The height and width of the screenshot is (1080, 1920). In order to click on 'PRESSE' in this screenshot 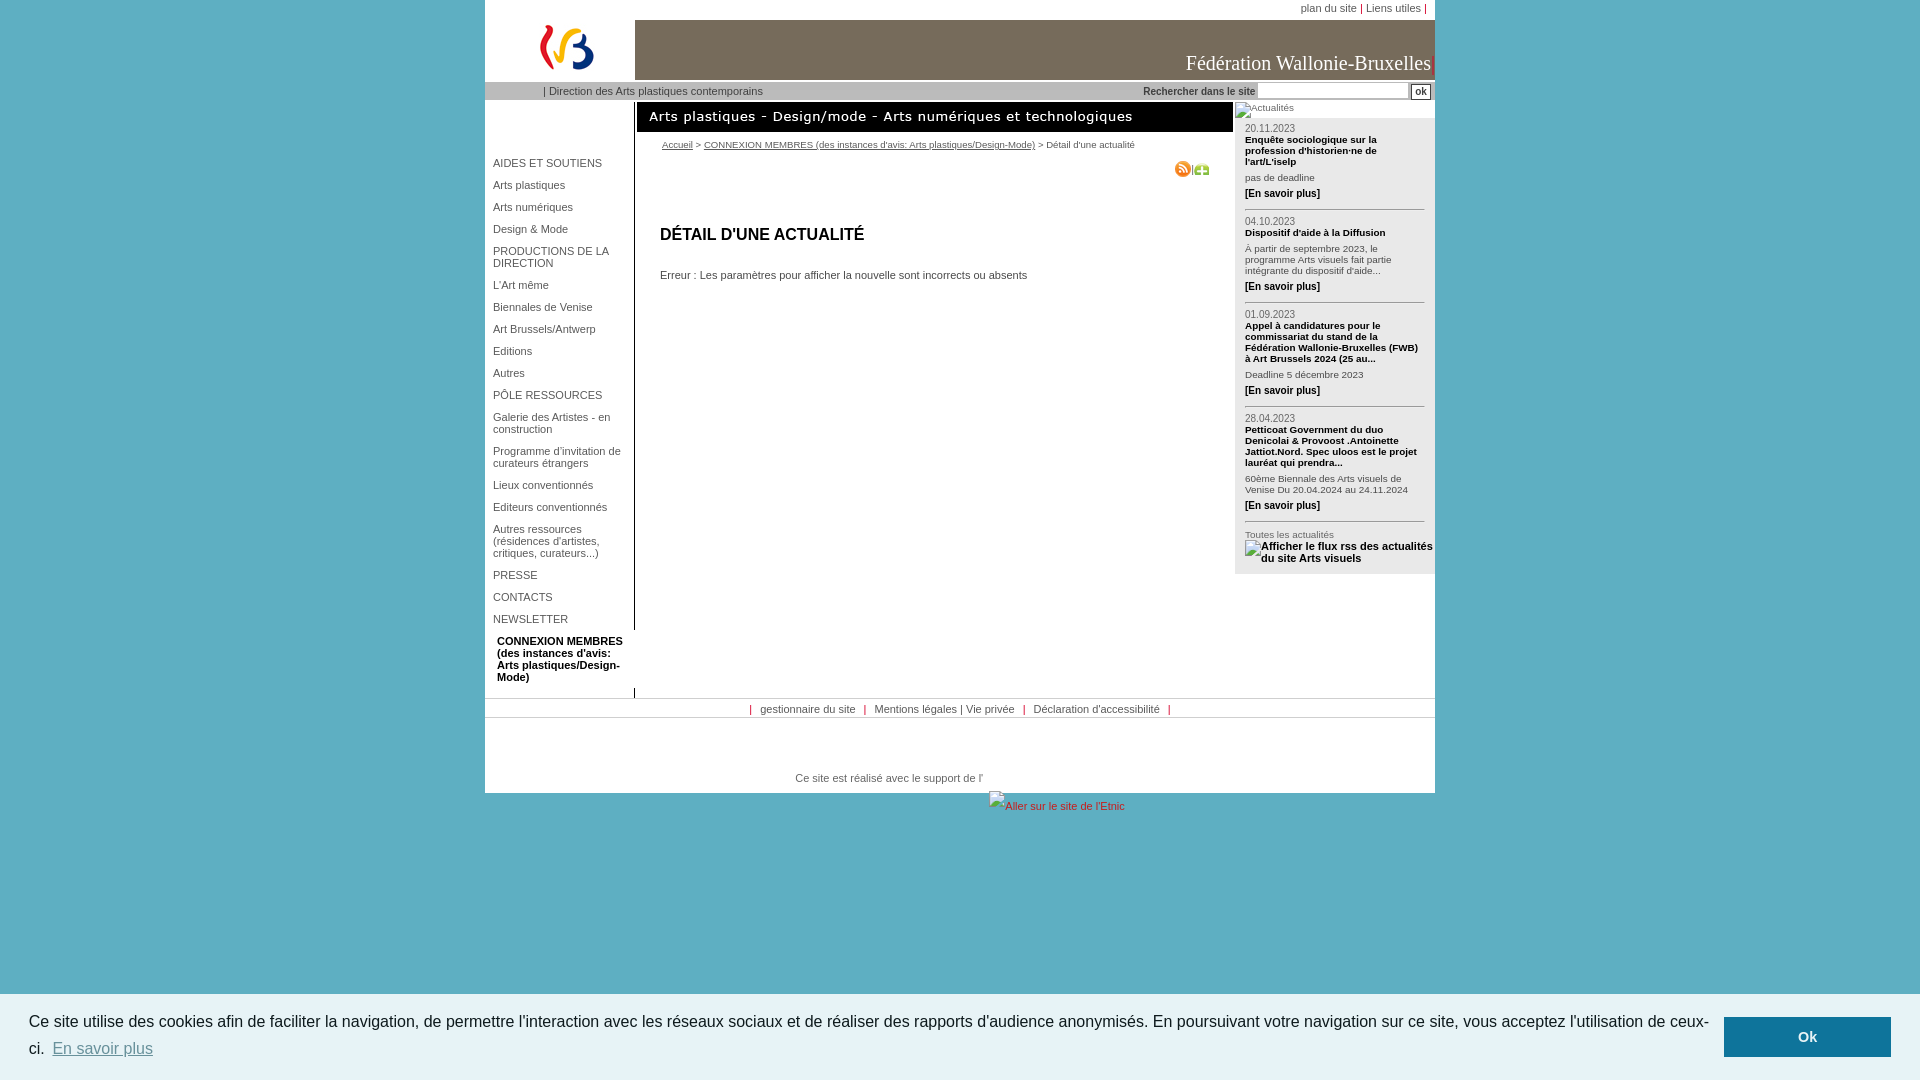, I will do `click(560, 574)`.